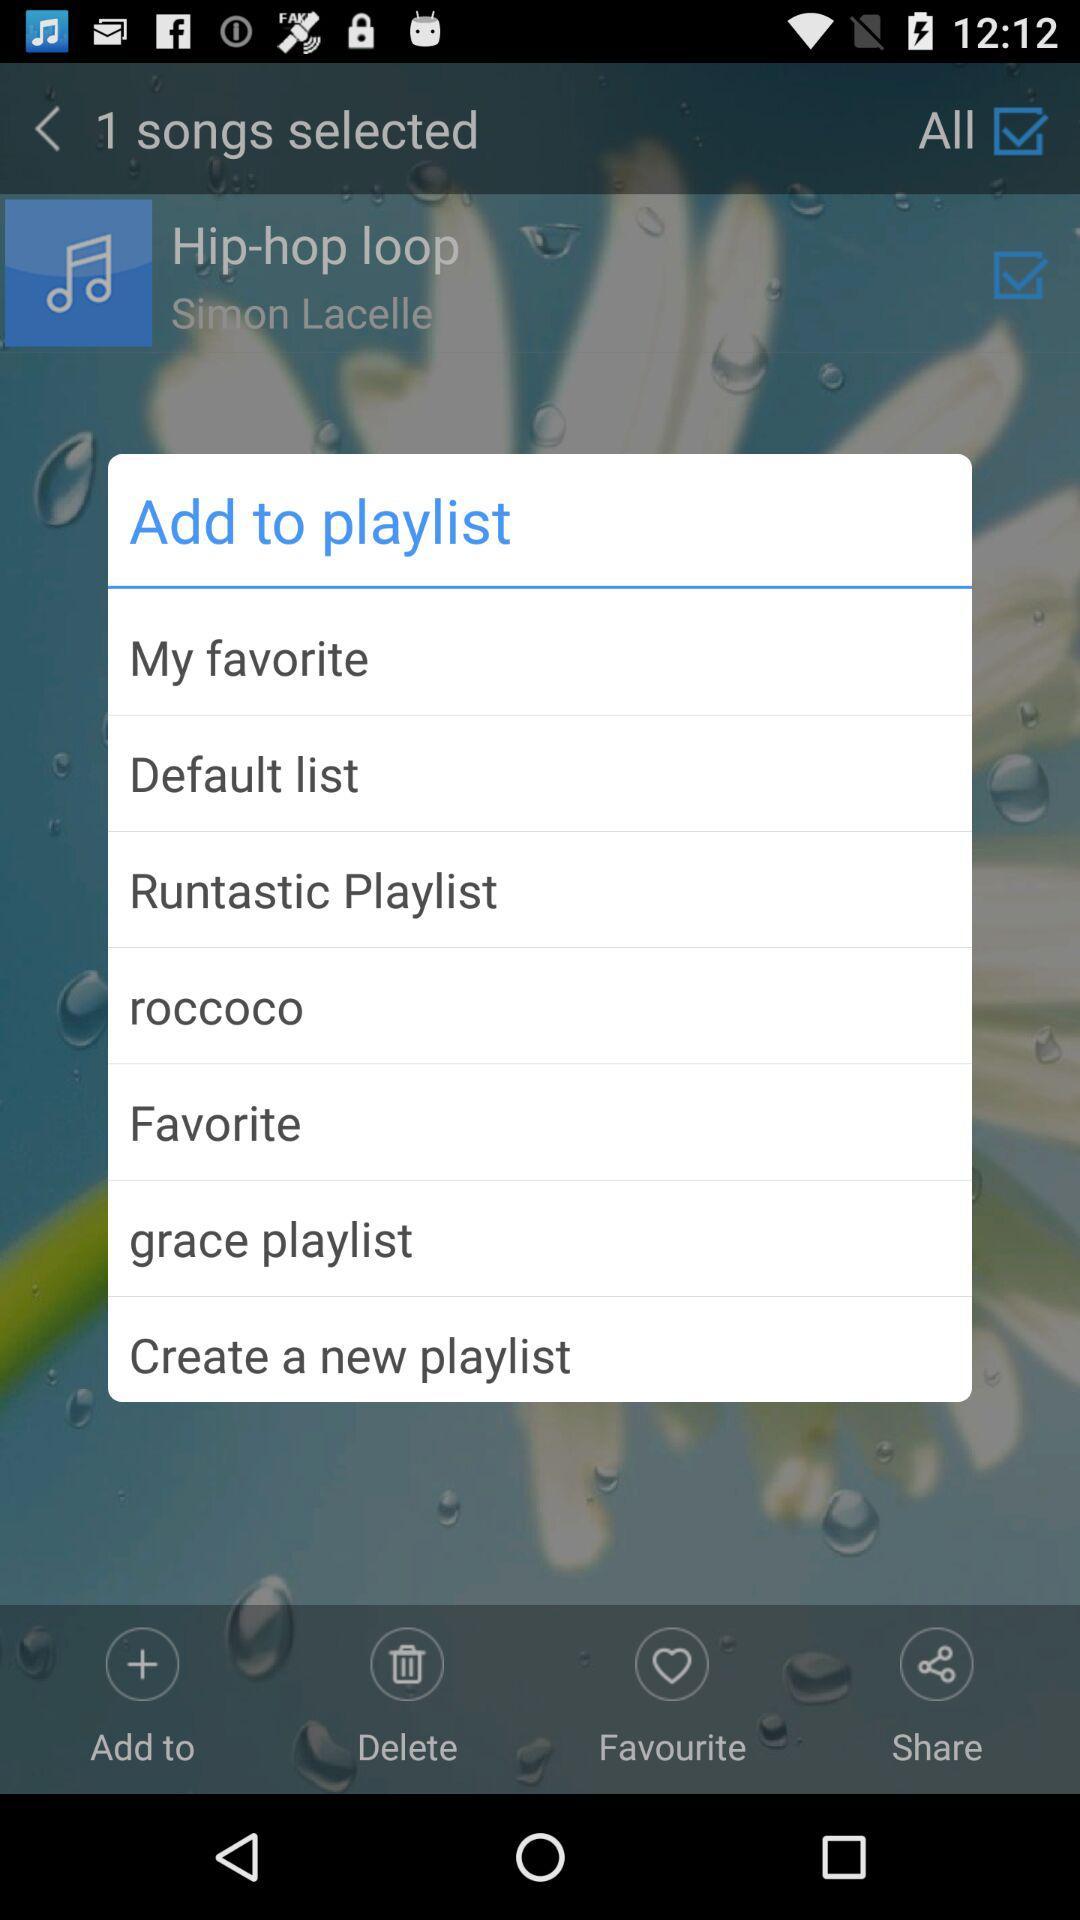 This screenshot has width=1080, height=1920. What do you see at coordinates (540, 888) in the screenshot?
I see `the runtastic playlist icon` at bounding box center [540, 888].